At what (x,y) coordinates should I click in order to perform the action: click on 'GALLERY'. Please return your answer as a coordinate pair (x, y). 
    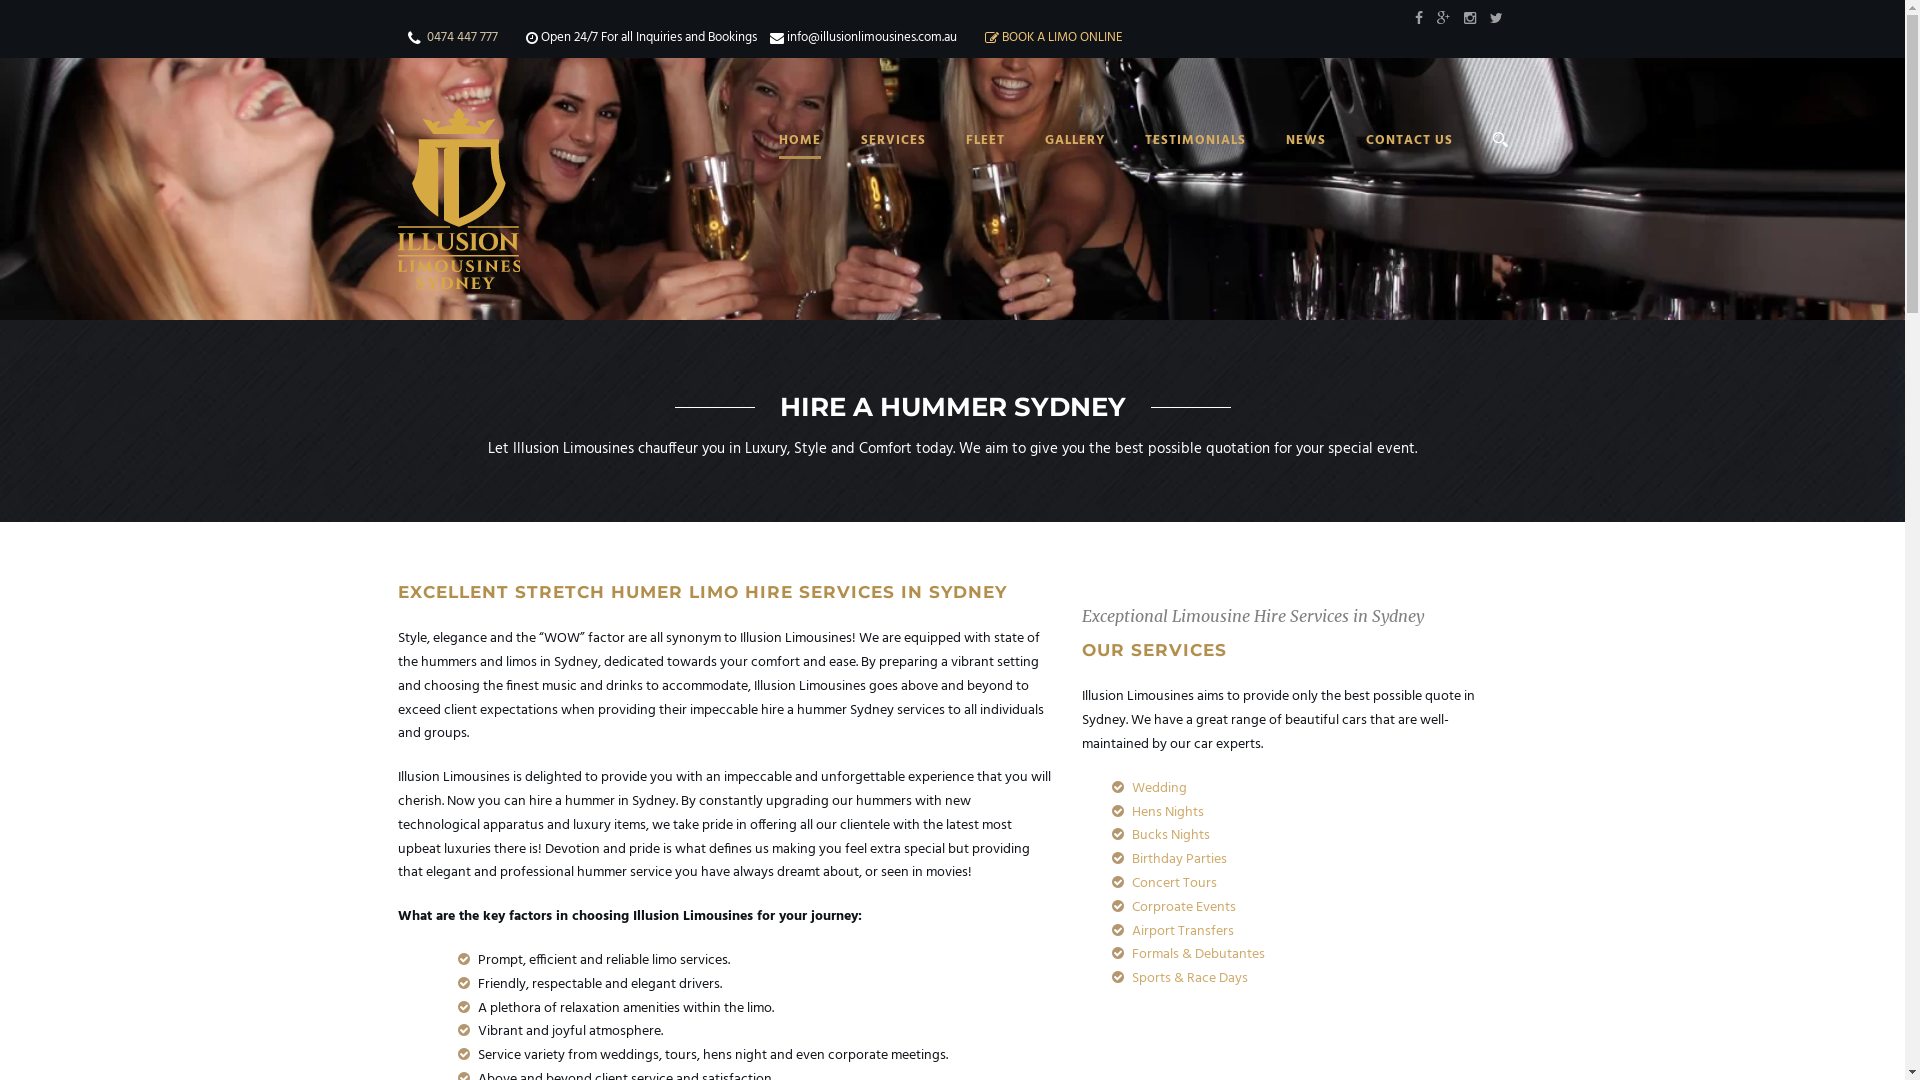
    Looking at the image, I should click on (1053, 162).